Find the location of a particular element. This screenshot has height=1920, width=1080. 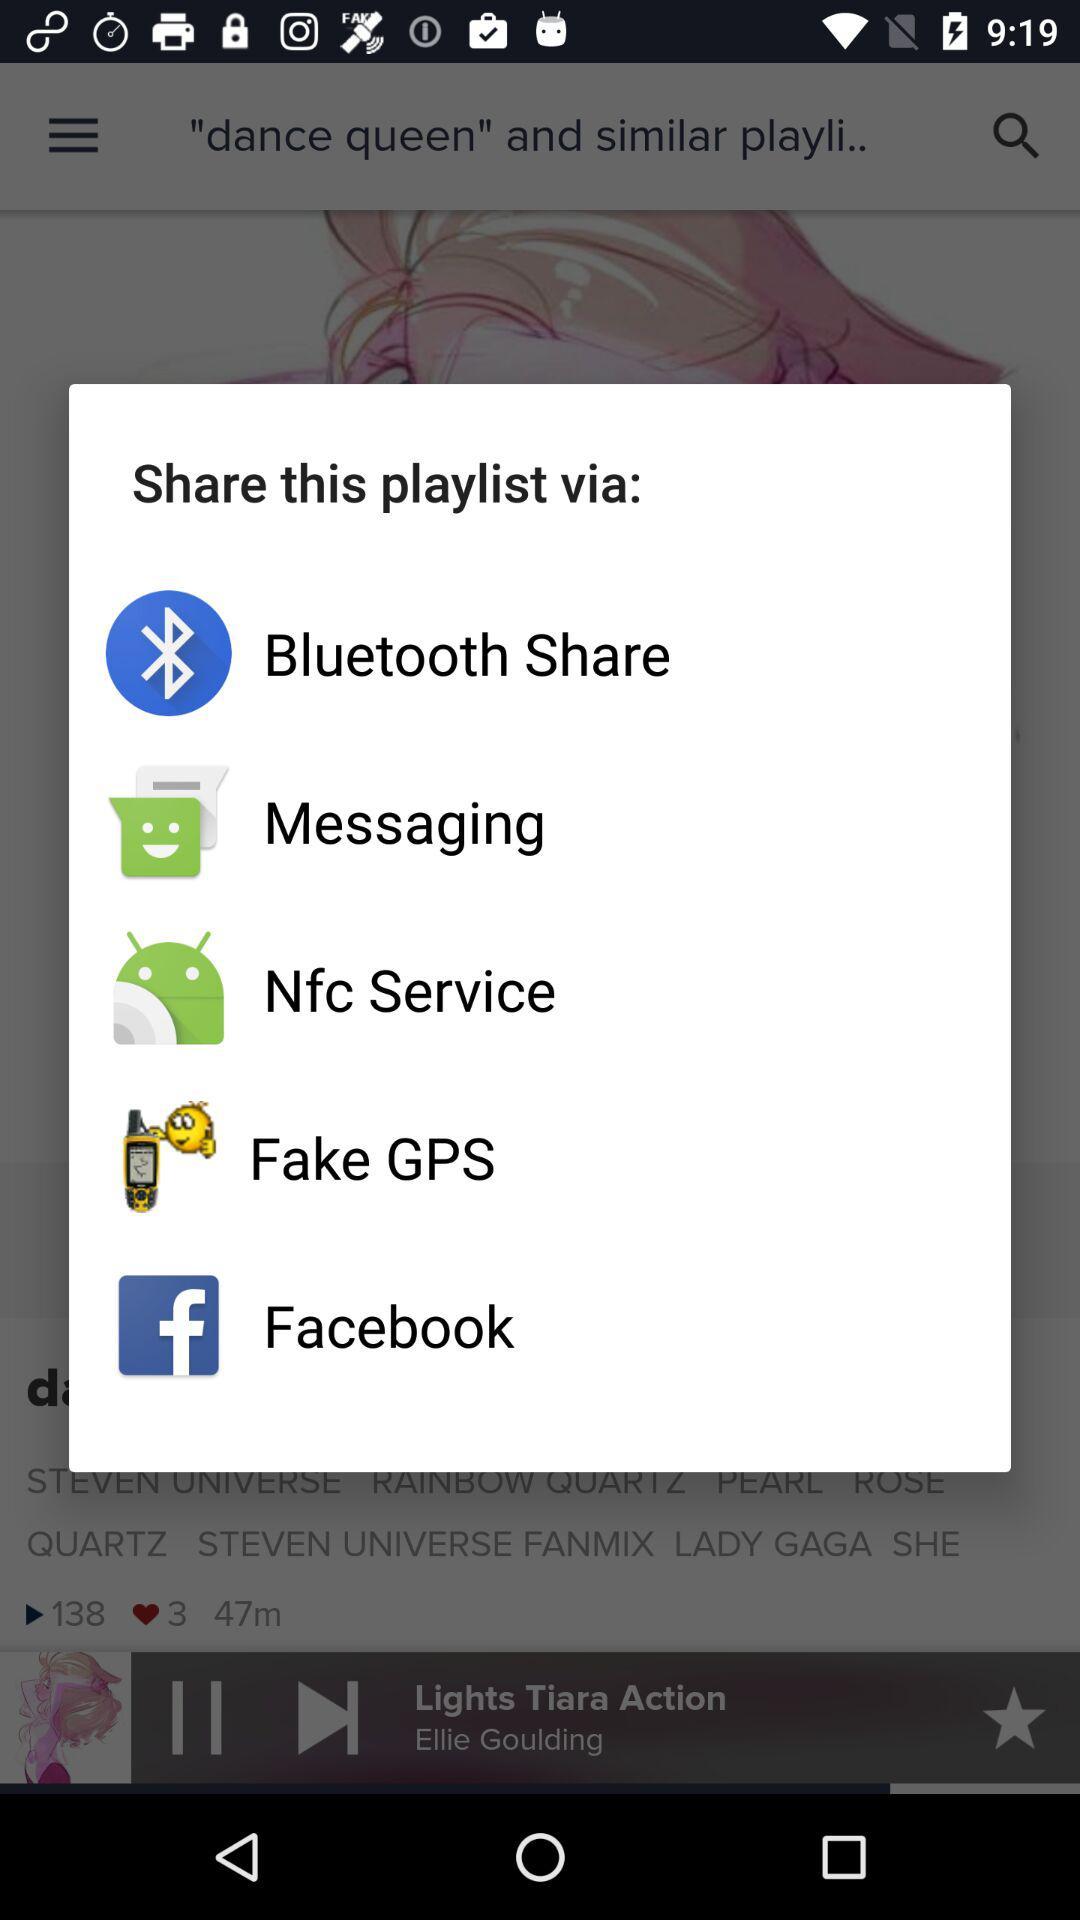

item below share this playlist icon is located at coordinates (540, 653).